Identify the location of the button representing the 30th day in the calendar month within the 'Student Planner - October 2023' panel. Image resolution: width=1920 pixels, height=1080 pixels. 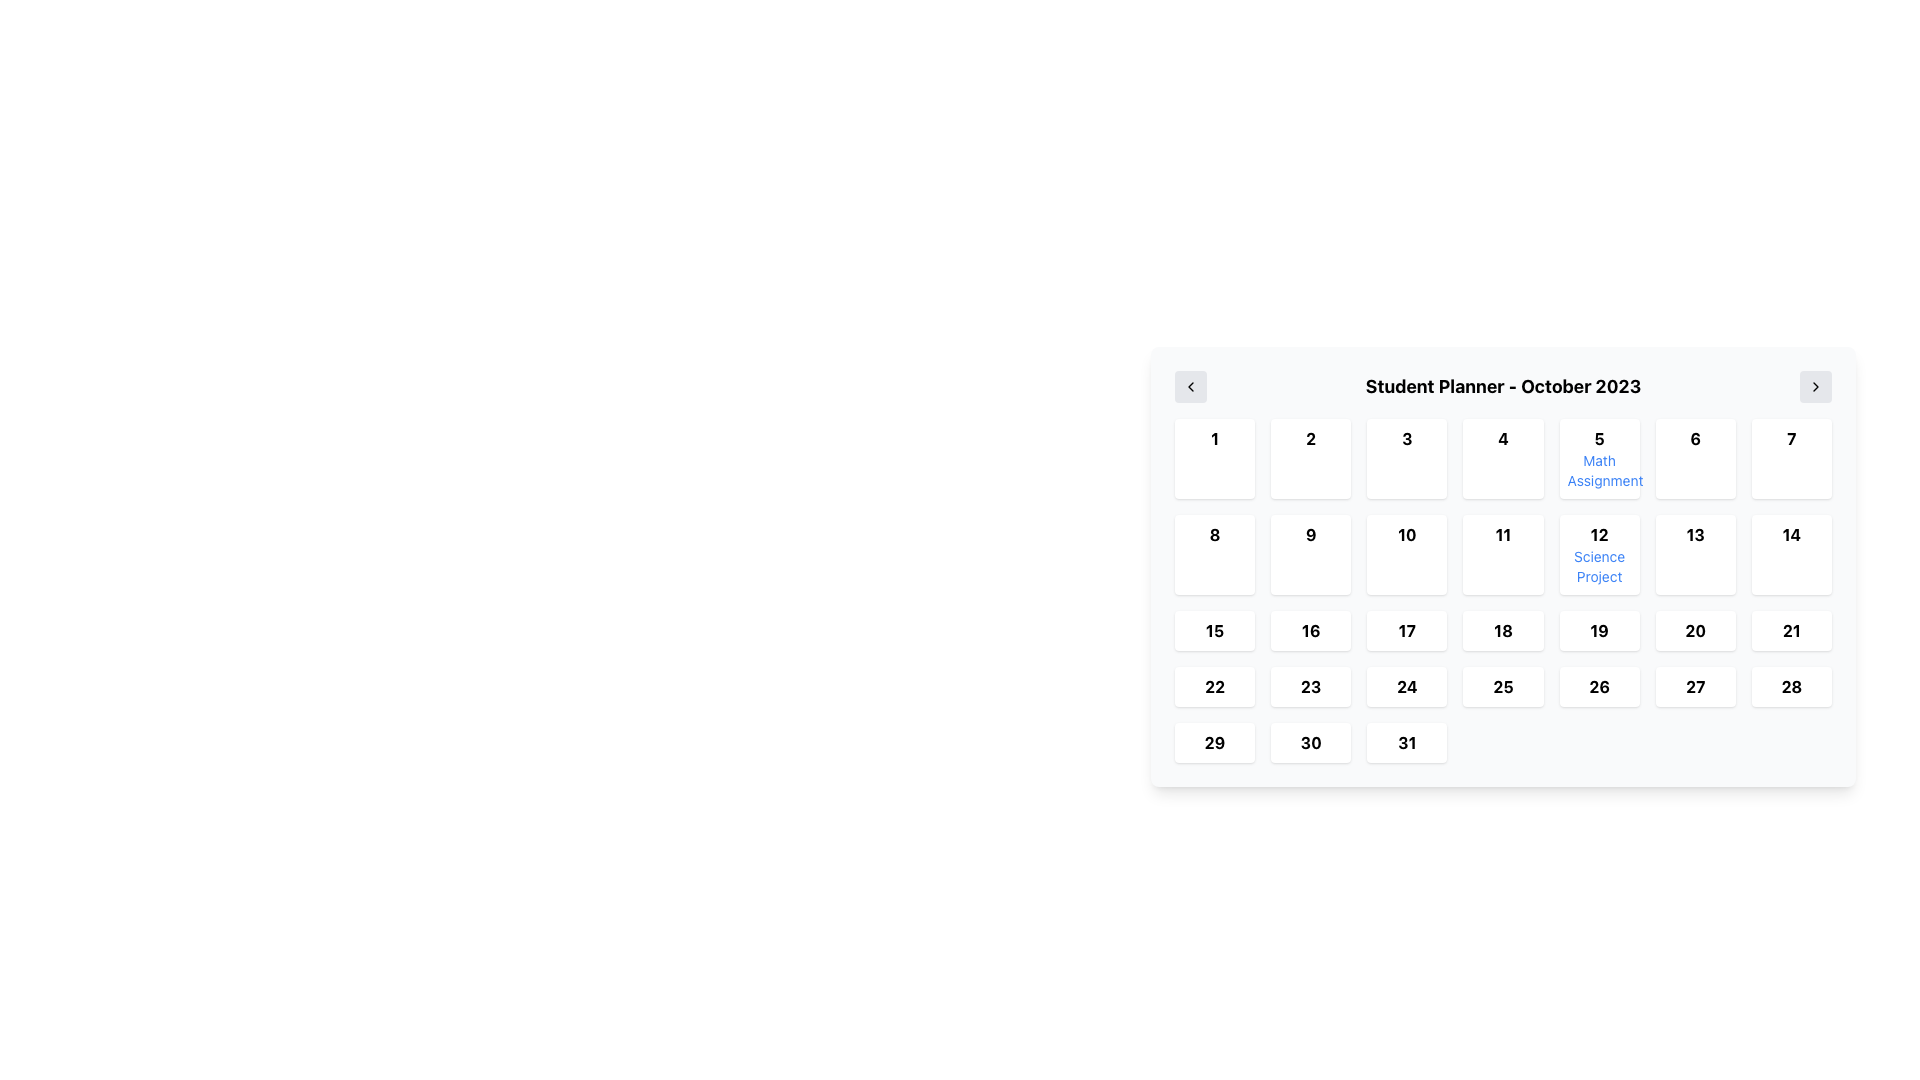
(1311, 743).